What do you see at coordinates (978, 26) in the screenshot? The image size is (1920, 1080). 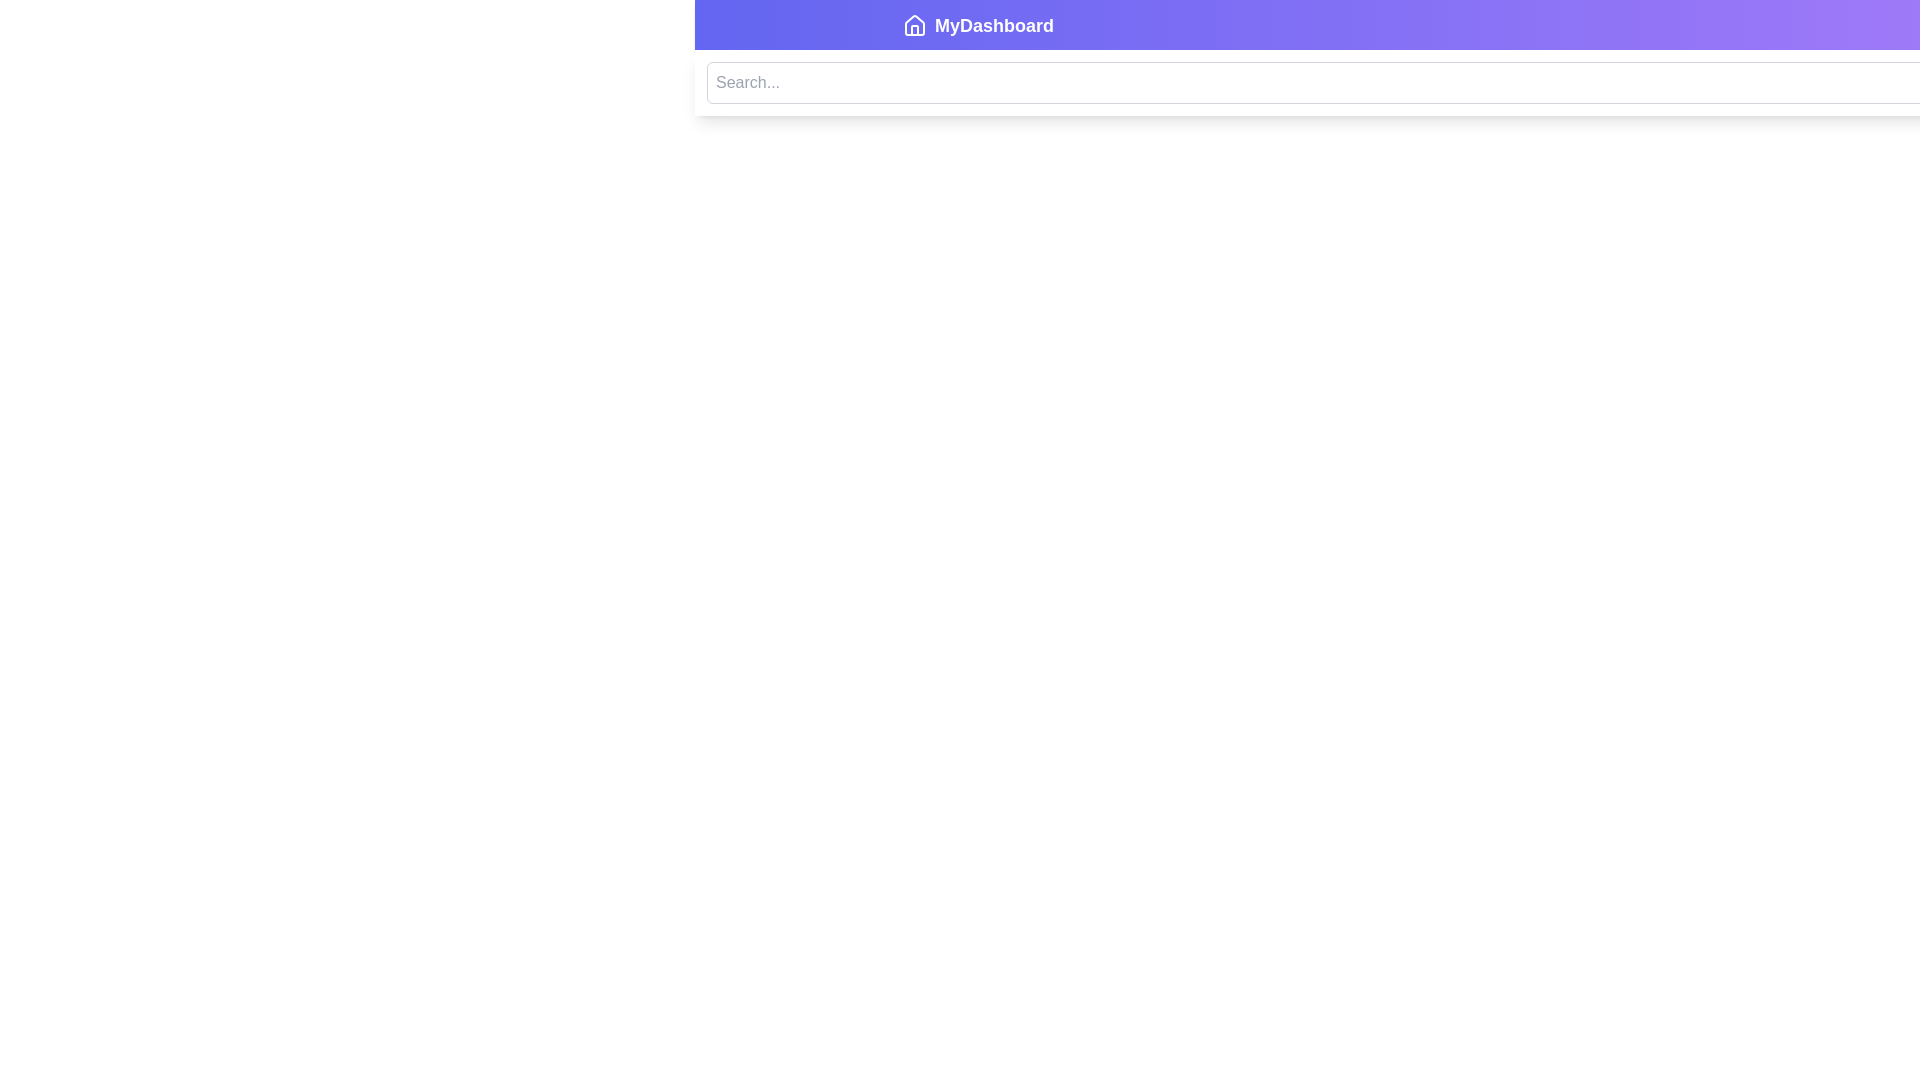 I see `the Label with Icon that serves as an identifier for the dashboard section, located slightly left of the horizontal center at the top section of the interface` at bounding box center [978, 26].